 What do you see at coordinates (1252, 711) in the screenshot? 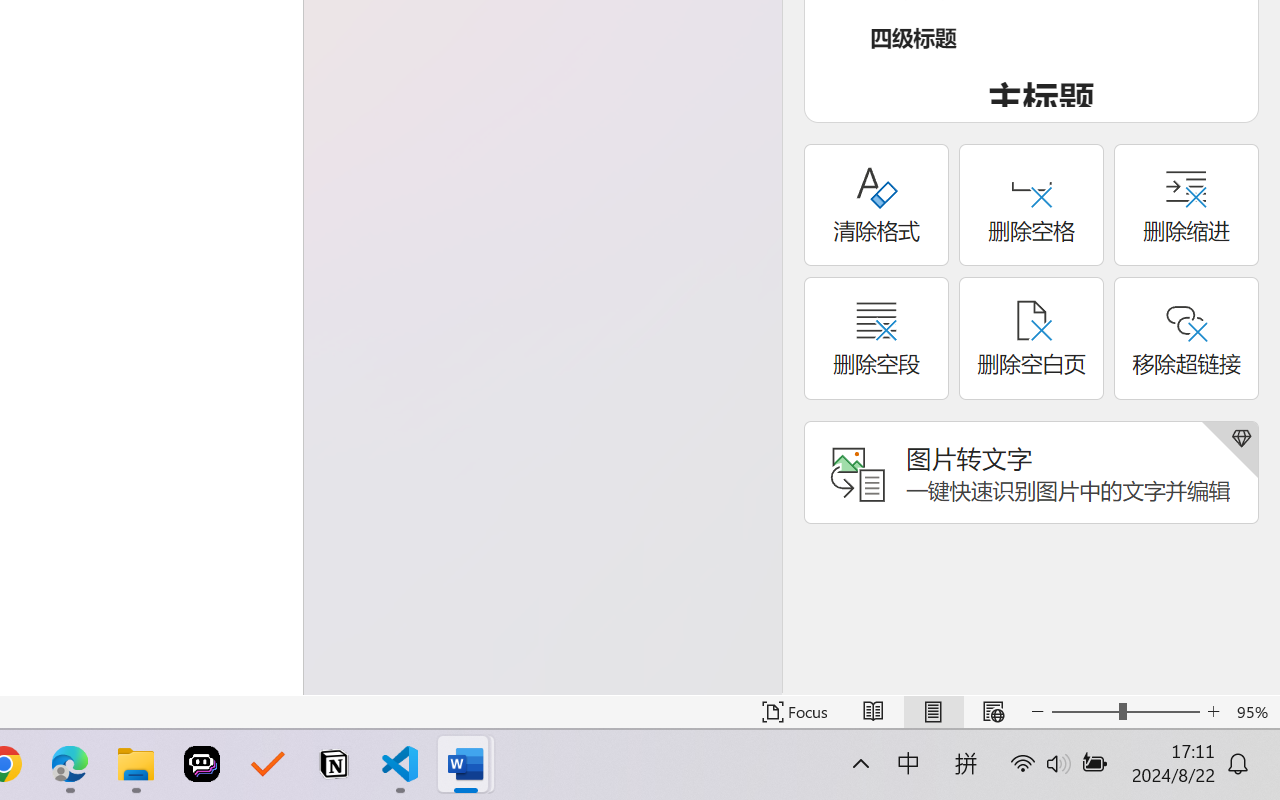
I see `'Zoom 95%'` at bounding box center [1252, 711].